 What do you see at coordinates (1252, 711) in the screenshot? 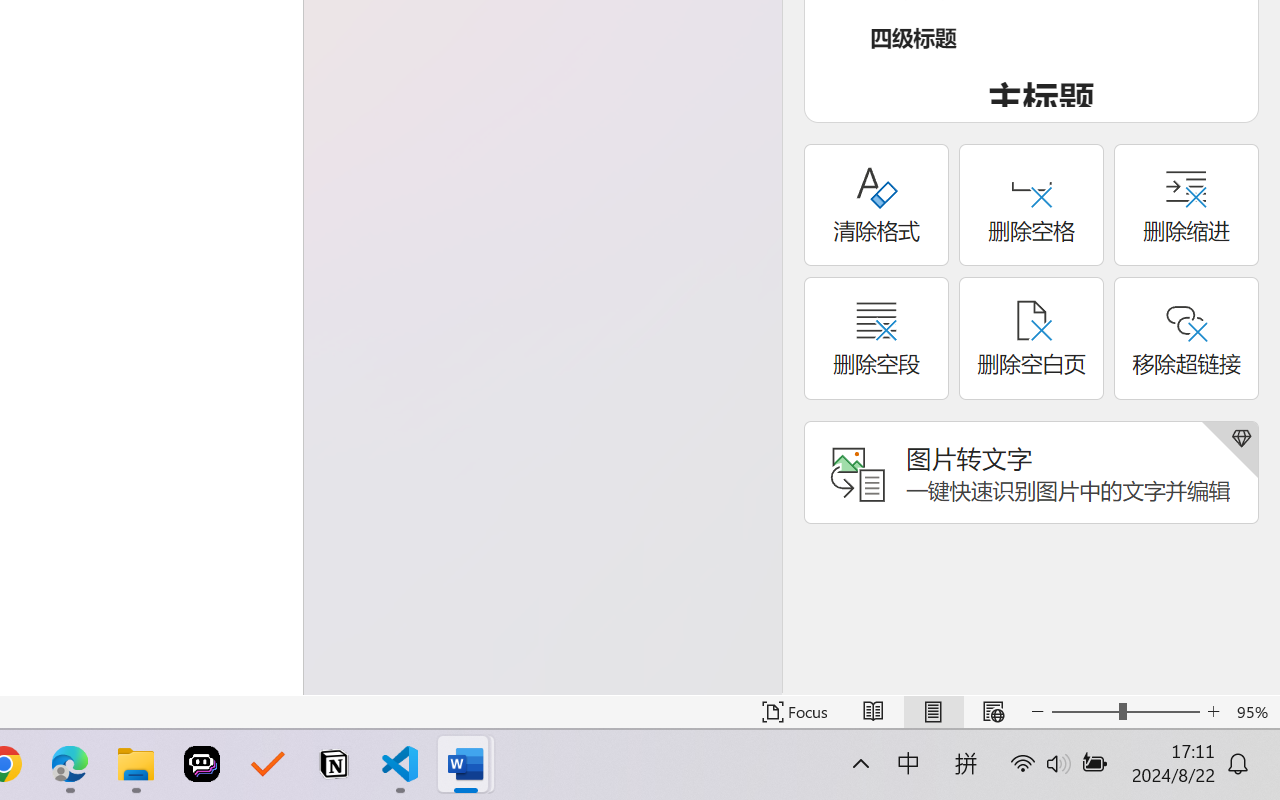
I see `'Zoom 95%'` at bounding box center [1252, 711].